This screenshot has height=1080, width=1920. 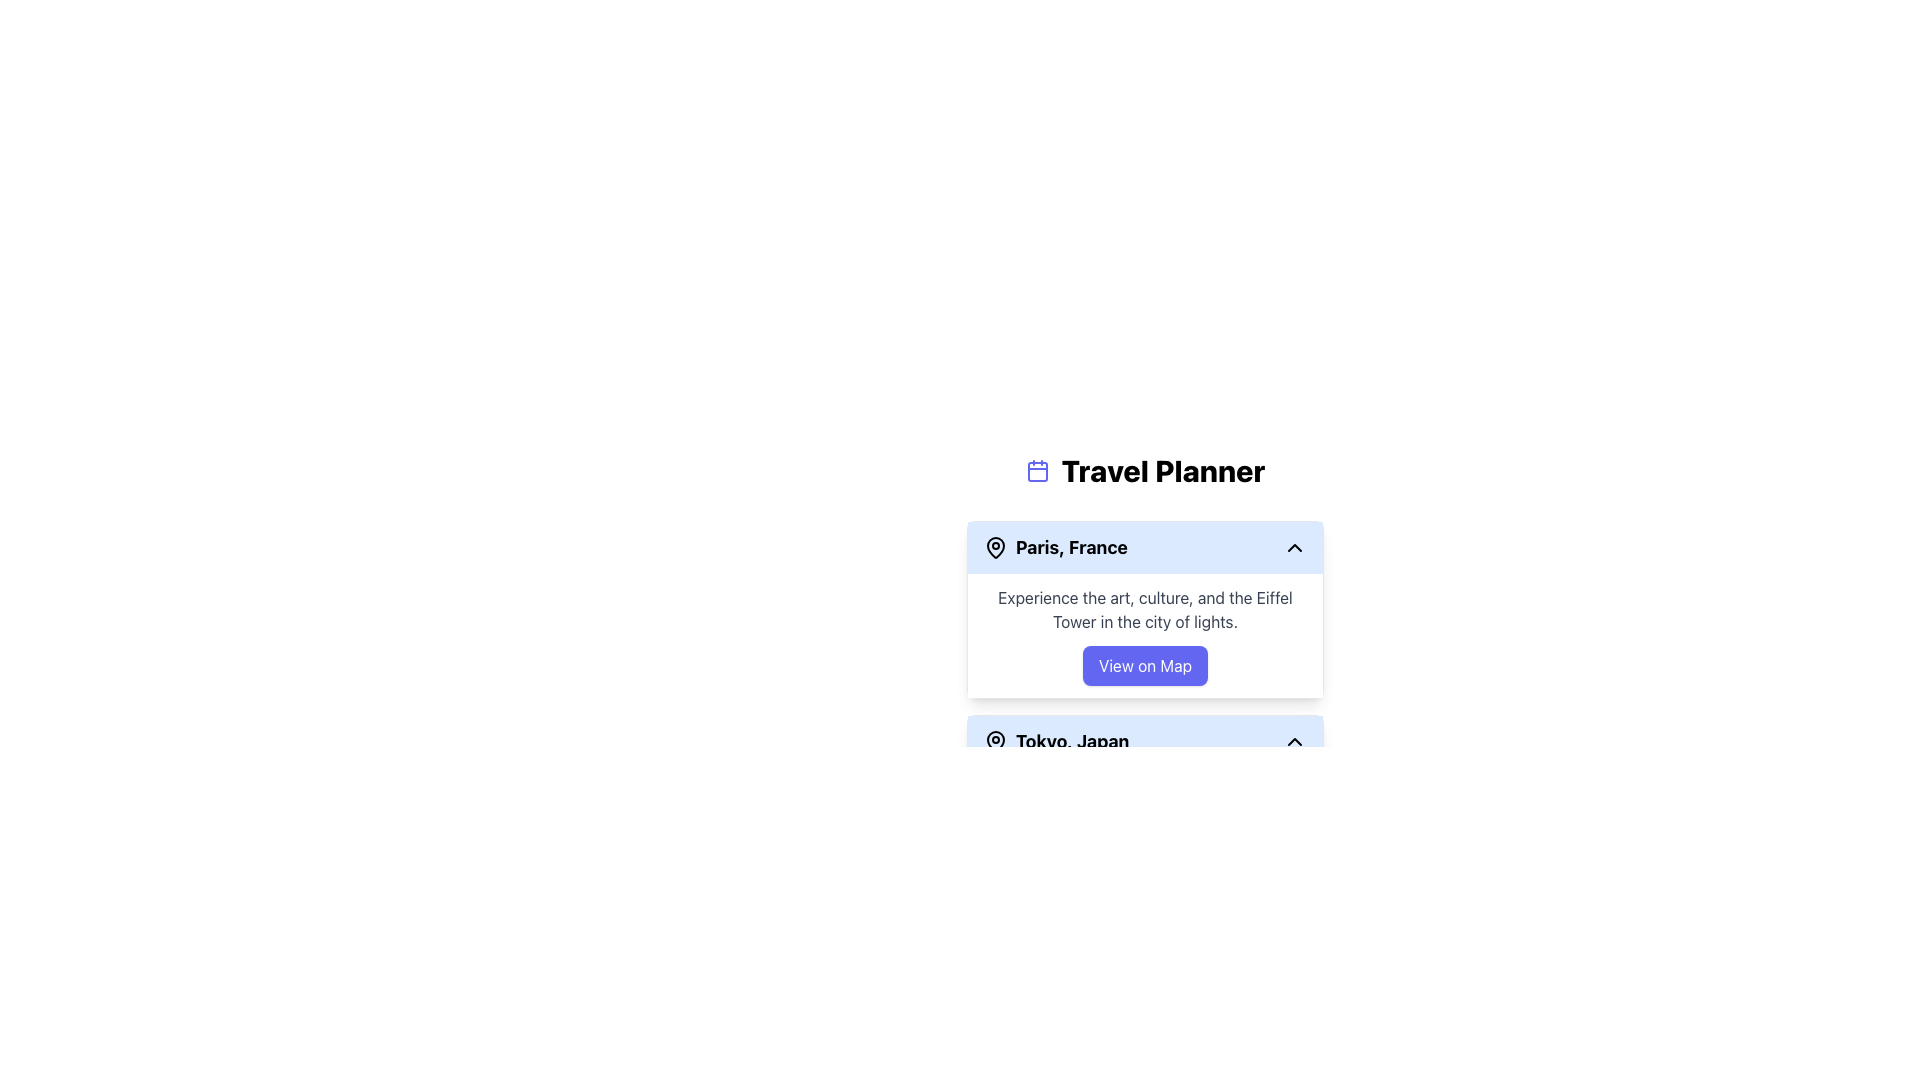 What do you see at coordinates (1295, 547) in the screenshot?
I see `the small black upward-facing chevron icon located at the far right of the 'Paris, France' header row` at bounding box center [1295, 547].